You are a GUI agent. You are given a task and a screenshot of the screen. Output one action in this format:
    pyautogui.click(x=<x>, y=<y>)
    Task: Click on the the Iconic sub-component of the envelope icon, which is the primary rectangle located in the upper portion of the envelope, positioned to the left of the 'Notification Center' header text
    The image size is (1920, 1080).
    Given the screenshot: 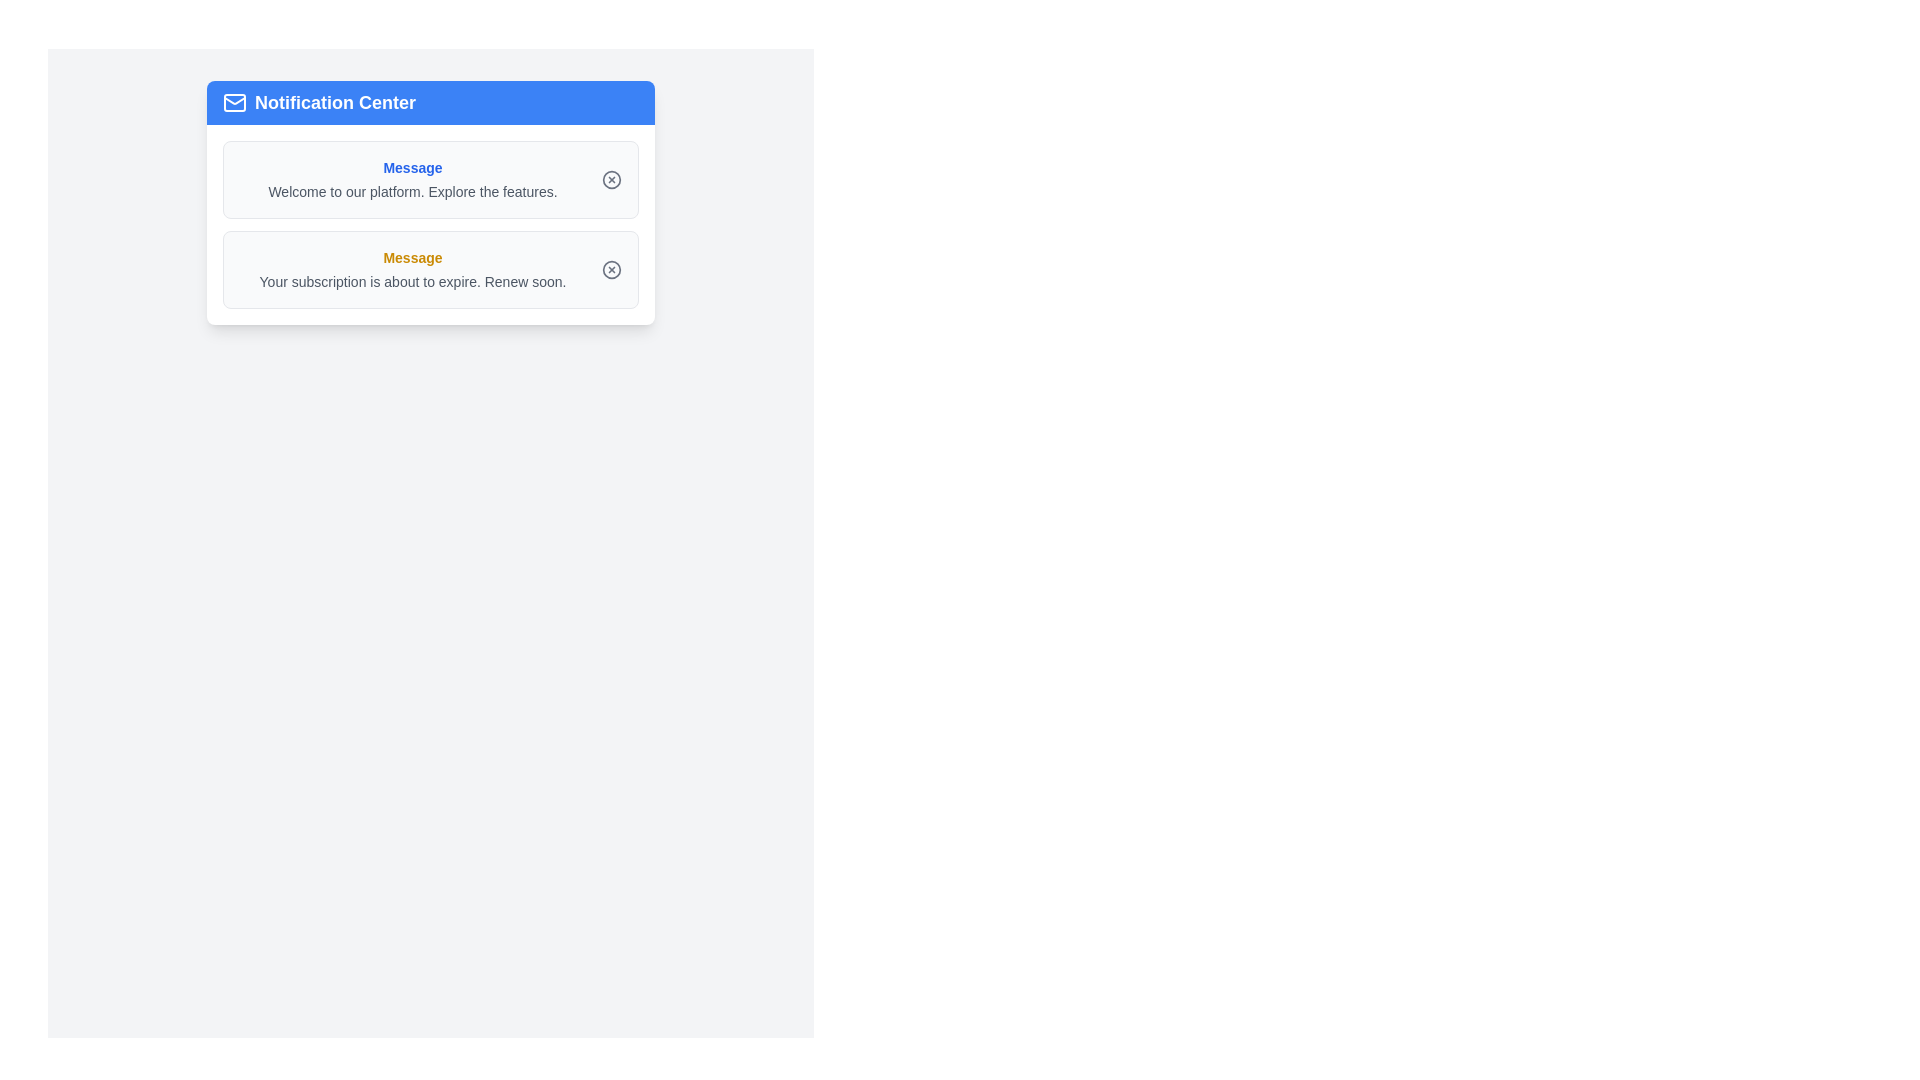 What is the action you would take?
    pyautogui.click(x=235, y=103)
    